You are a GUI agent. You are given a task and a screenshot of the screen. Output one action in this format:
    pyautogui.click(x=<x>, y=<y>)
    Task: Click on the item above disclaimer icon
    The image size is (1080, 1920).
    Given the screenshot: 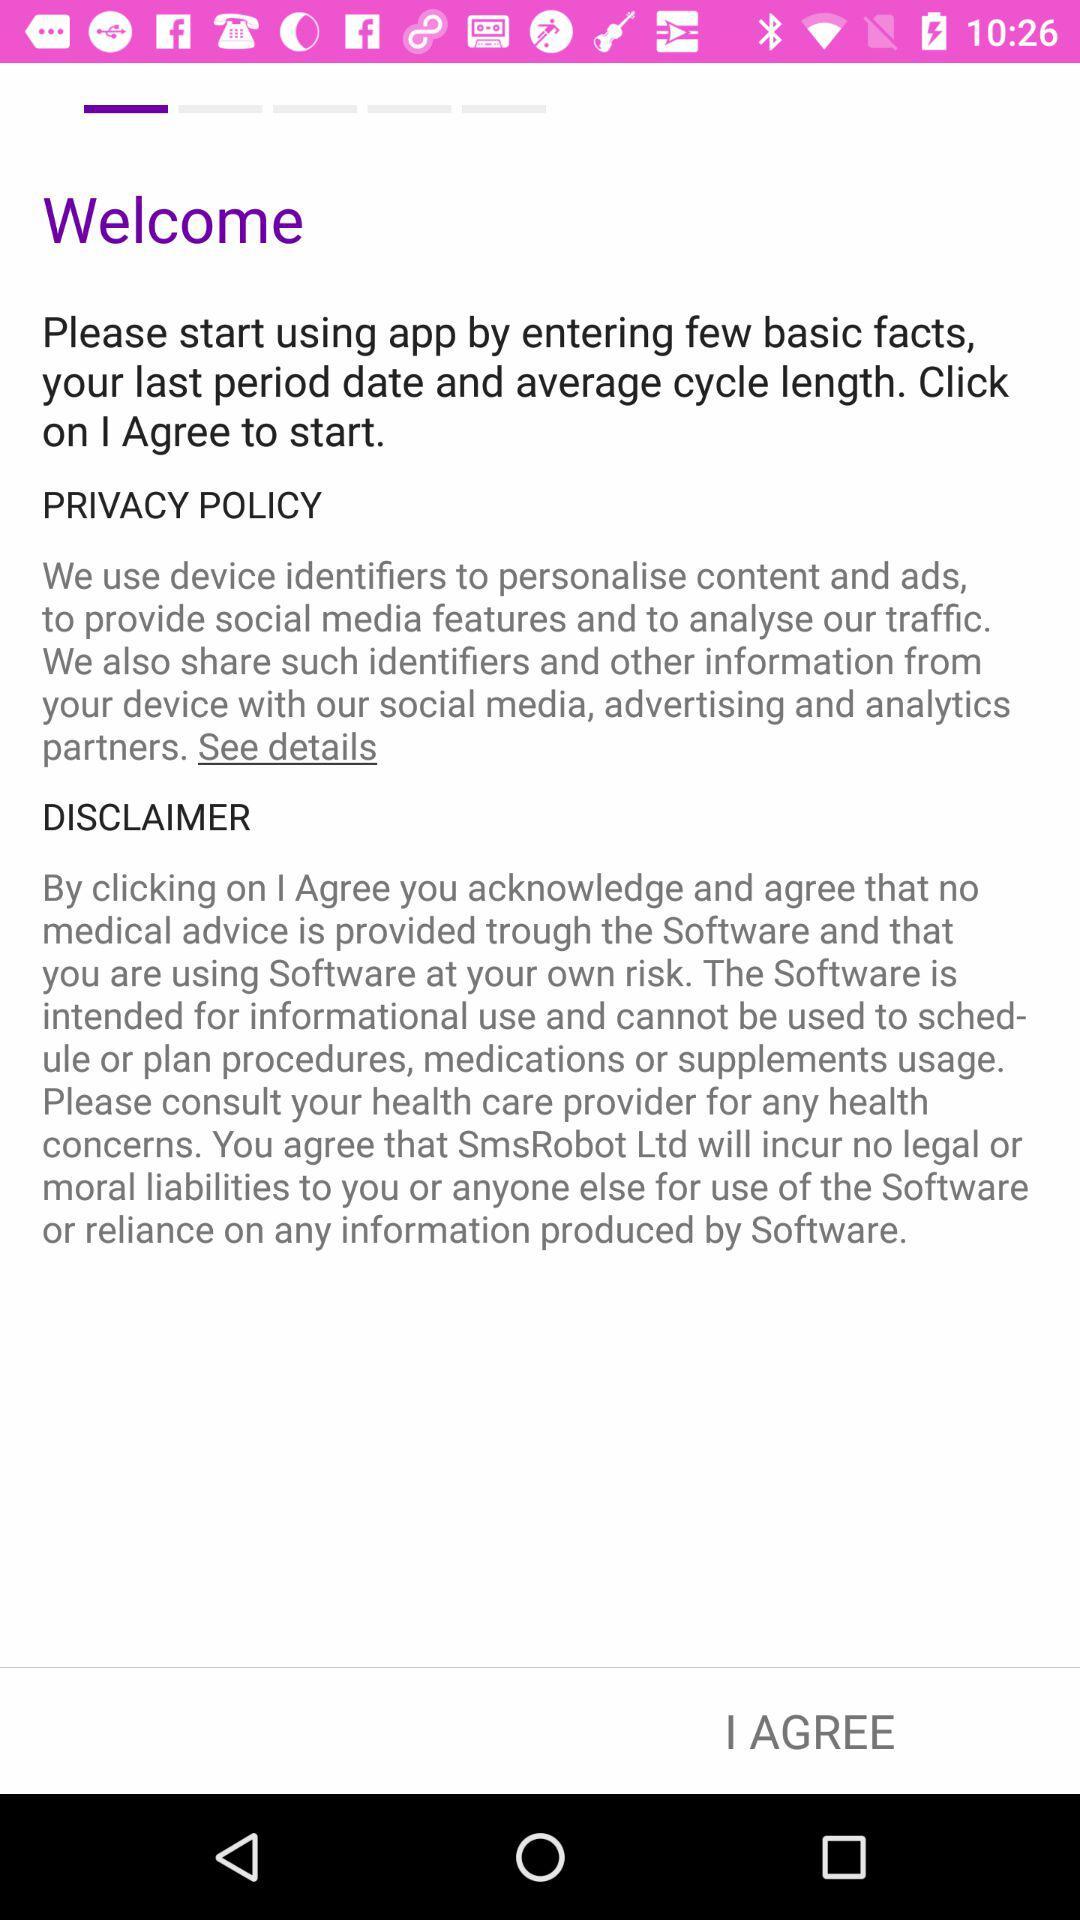 What is the action you would take?
    pyautogui.click(x=540, y=660)
    